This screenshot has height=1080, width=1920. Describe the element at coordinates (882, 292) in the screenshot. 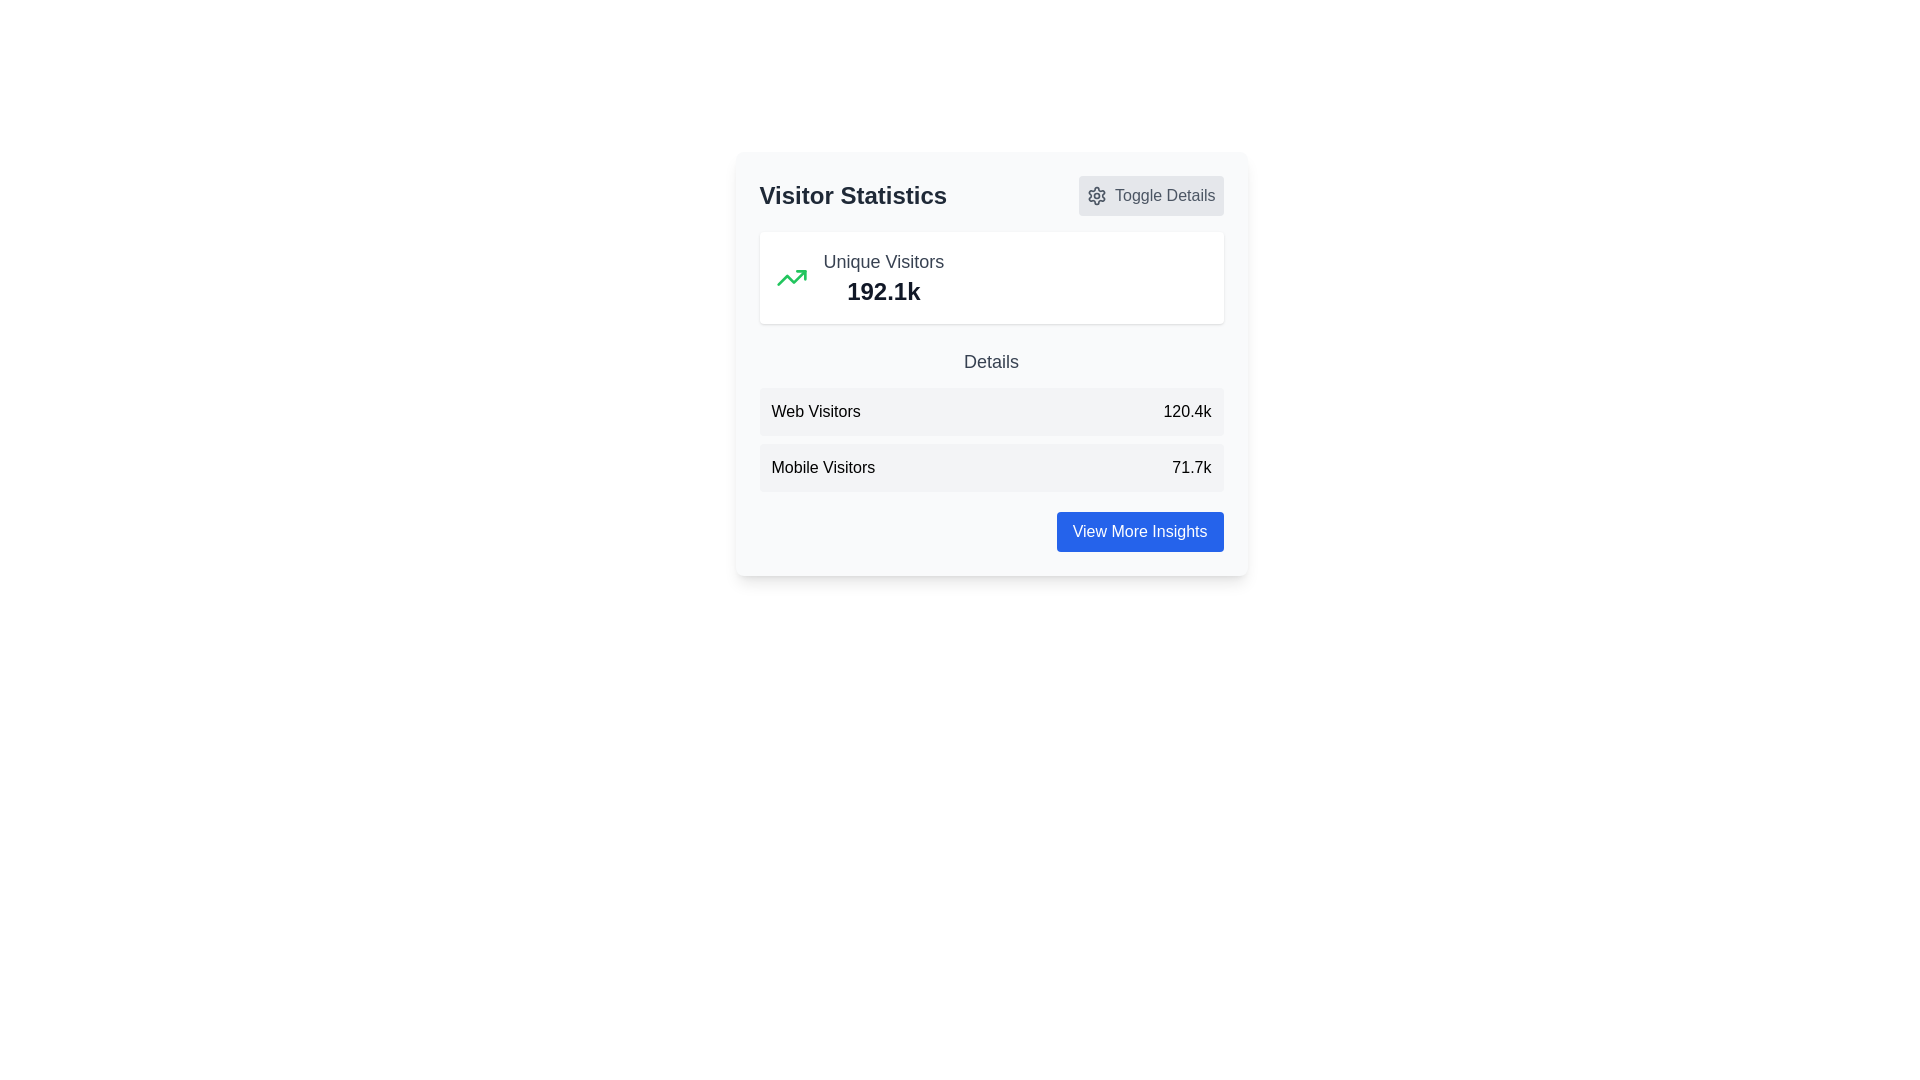

I see `displayed value of the text label showing '192.1k', which is styled with a large, bold font and dark gray color, located beneath 'Unique Visitors' in the 'Visitor Statistics' panel` at that location.